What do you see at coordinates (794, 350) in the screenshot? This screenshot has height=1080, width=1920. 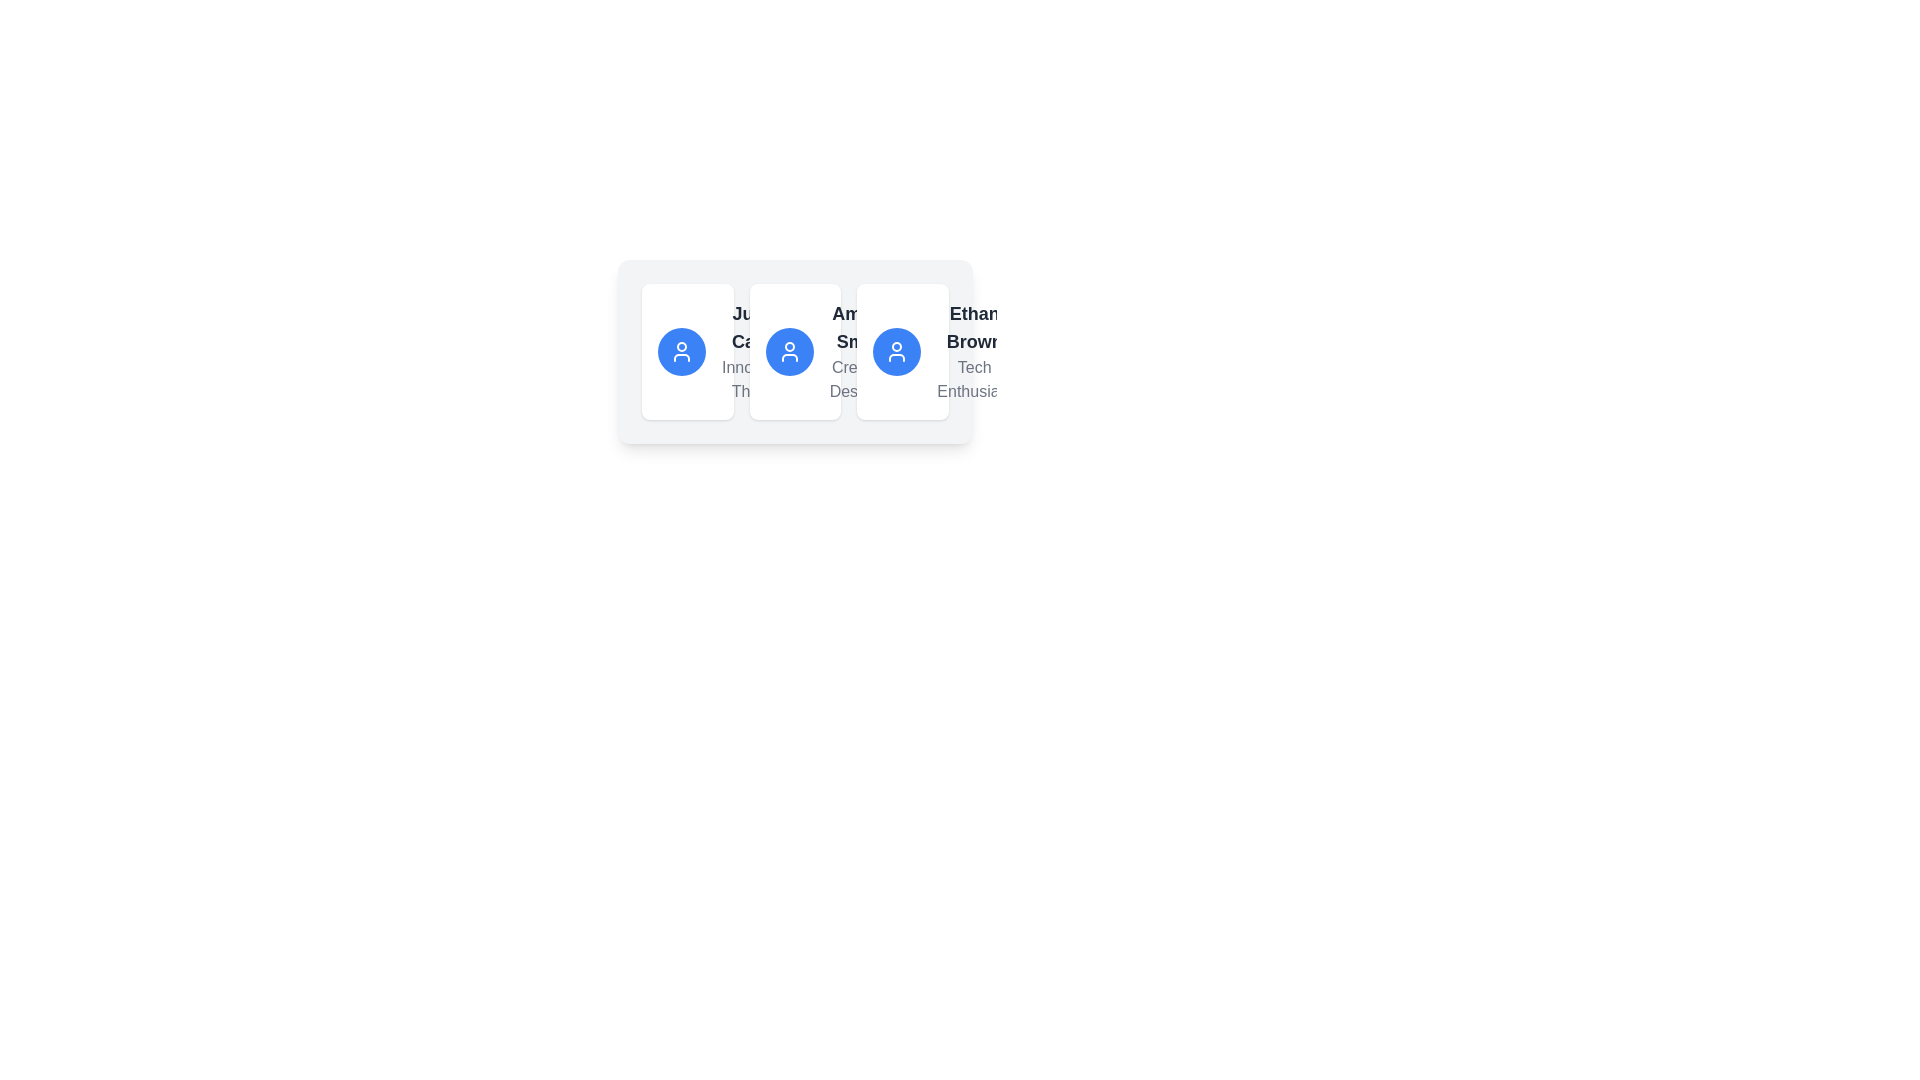 I see `the details of the Profile Card displaying 'Amelia Smith' and 'Creative Designer', which is the second card in a grid layout` at bounding box center [794, 350].